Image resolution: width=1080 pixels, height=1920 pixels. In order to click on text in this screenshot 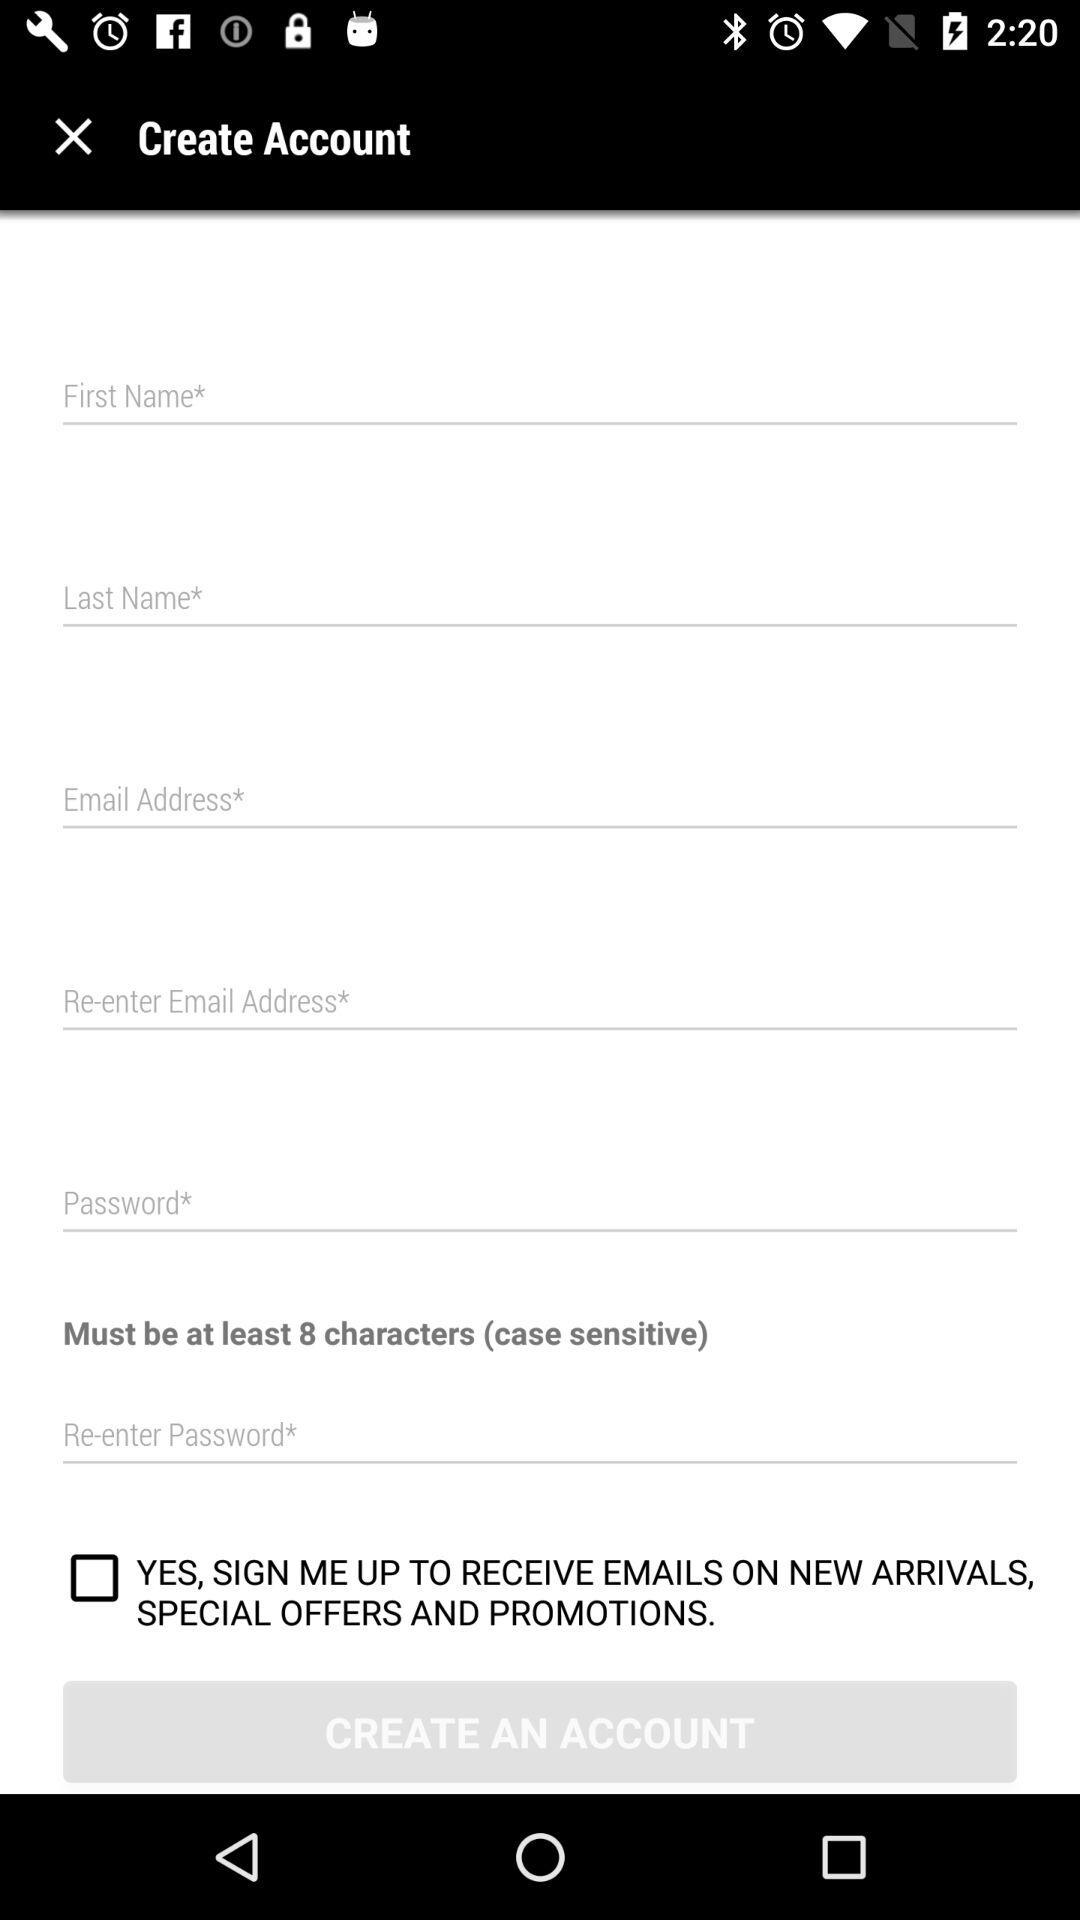, I will do `click(540, 597)`.